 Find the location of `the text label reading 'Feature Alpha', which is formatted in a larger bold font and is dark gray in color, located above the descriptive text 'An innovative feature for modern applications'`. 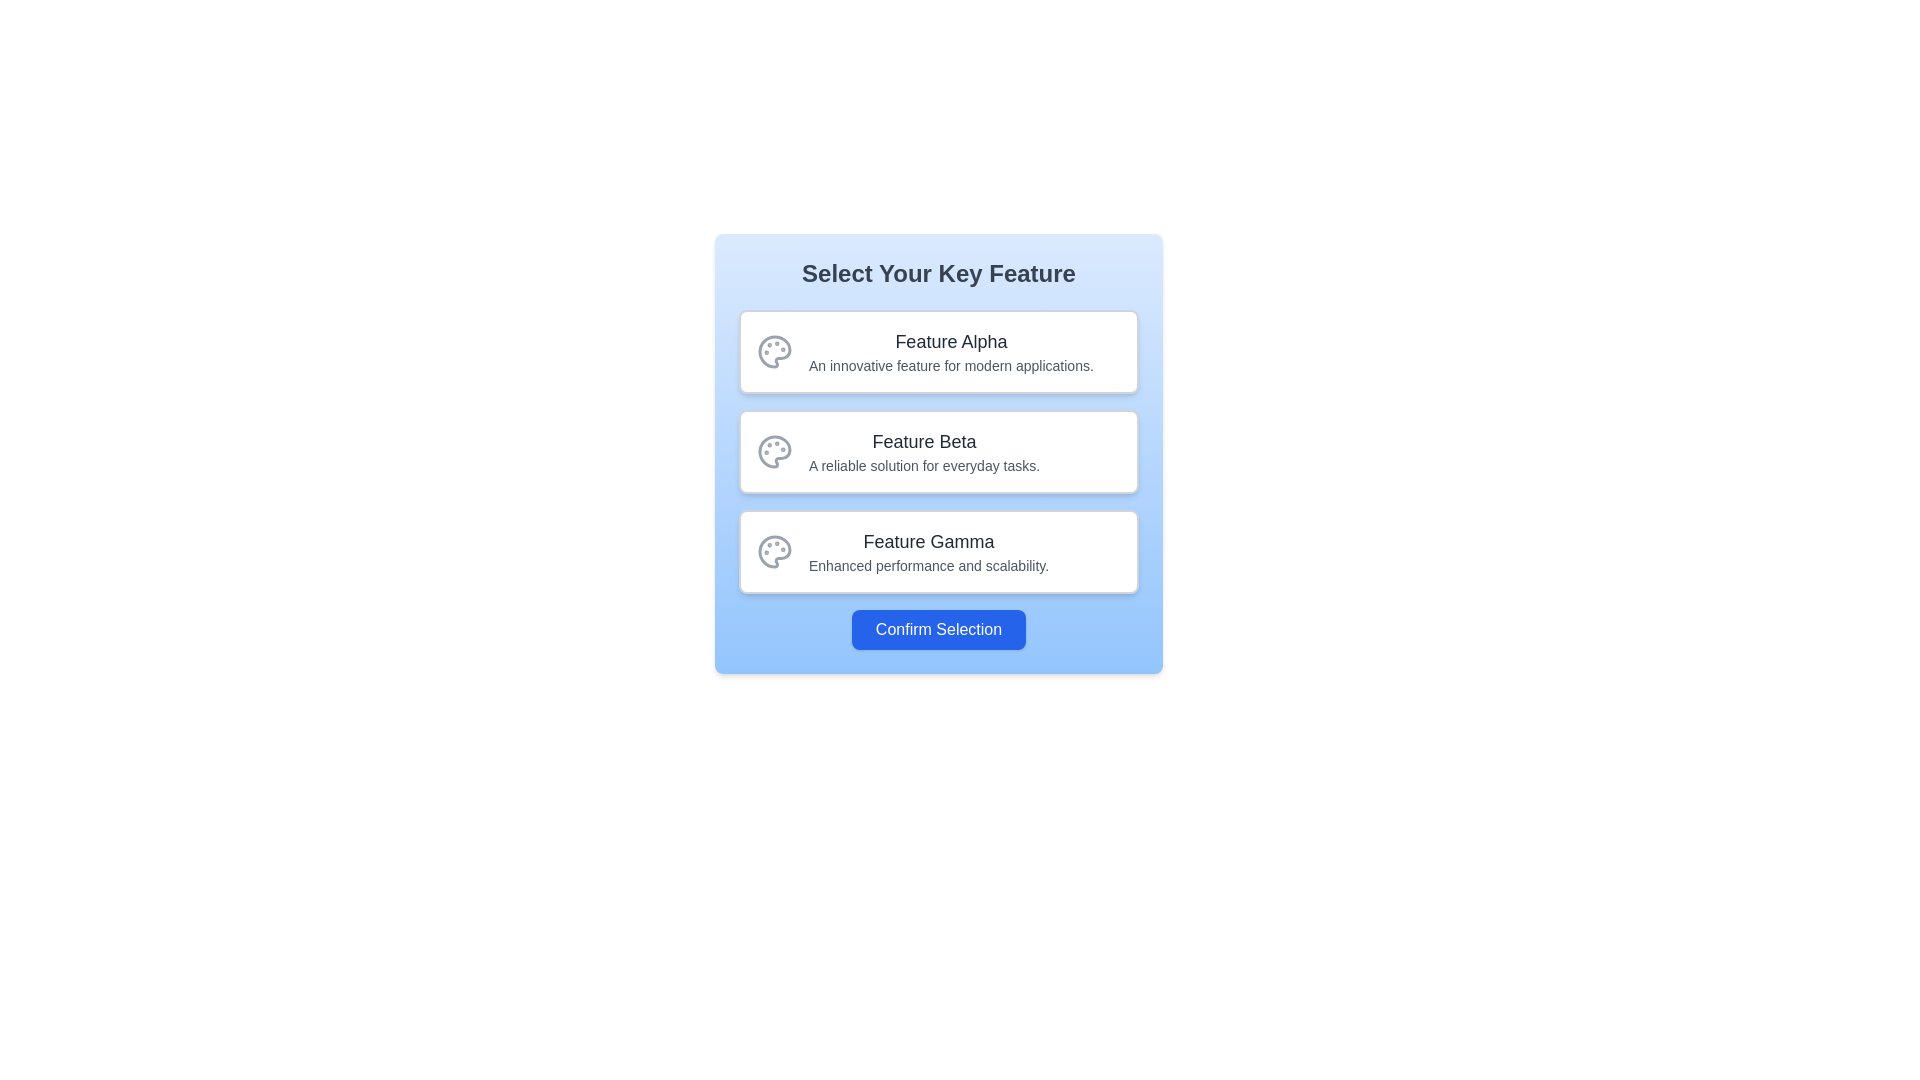

the text label reading 'Feature Alpha', which is formatted in a larger bold font and is dark gray in color, located above the descriptive text 'An innovative feature for modern applications' is located at coordinates (950, 341).